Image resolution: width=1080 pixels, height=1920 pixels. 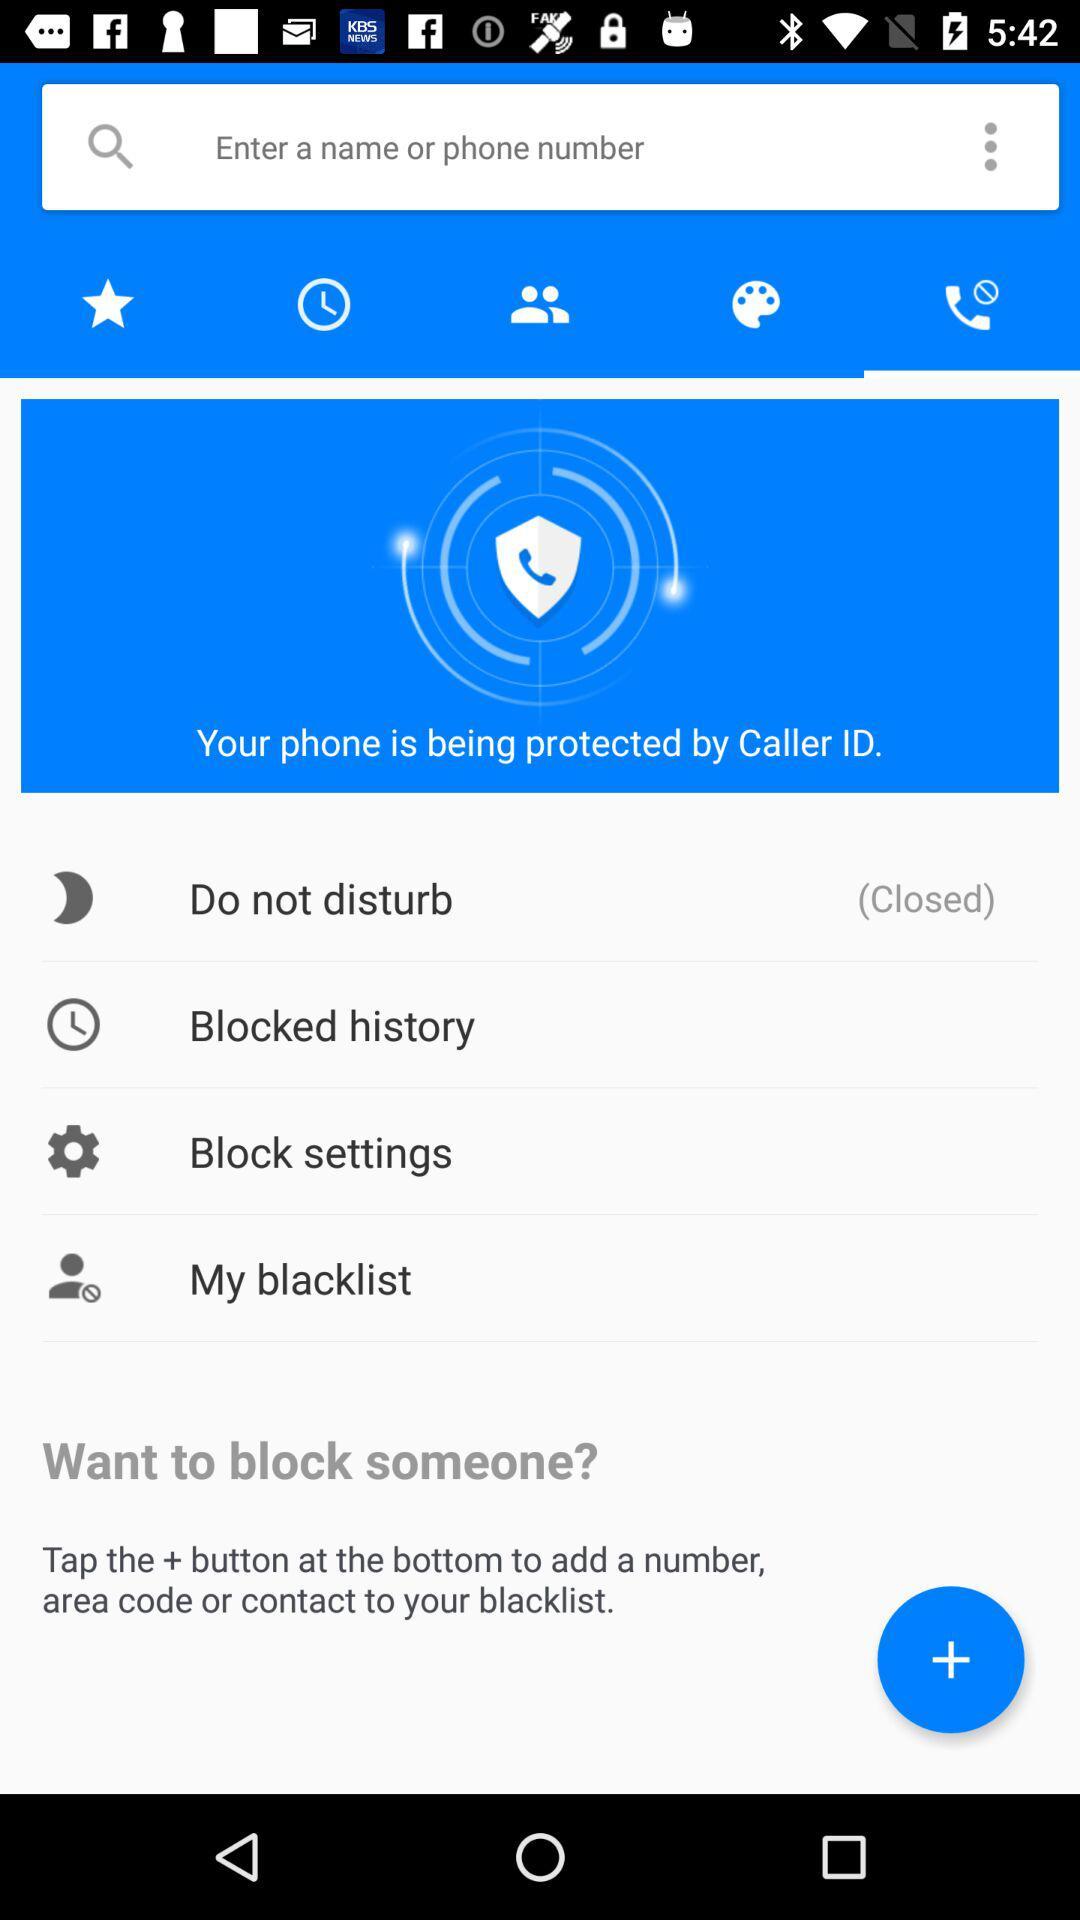 I want to click on call, so click(x=971, y=303).